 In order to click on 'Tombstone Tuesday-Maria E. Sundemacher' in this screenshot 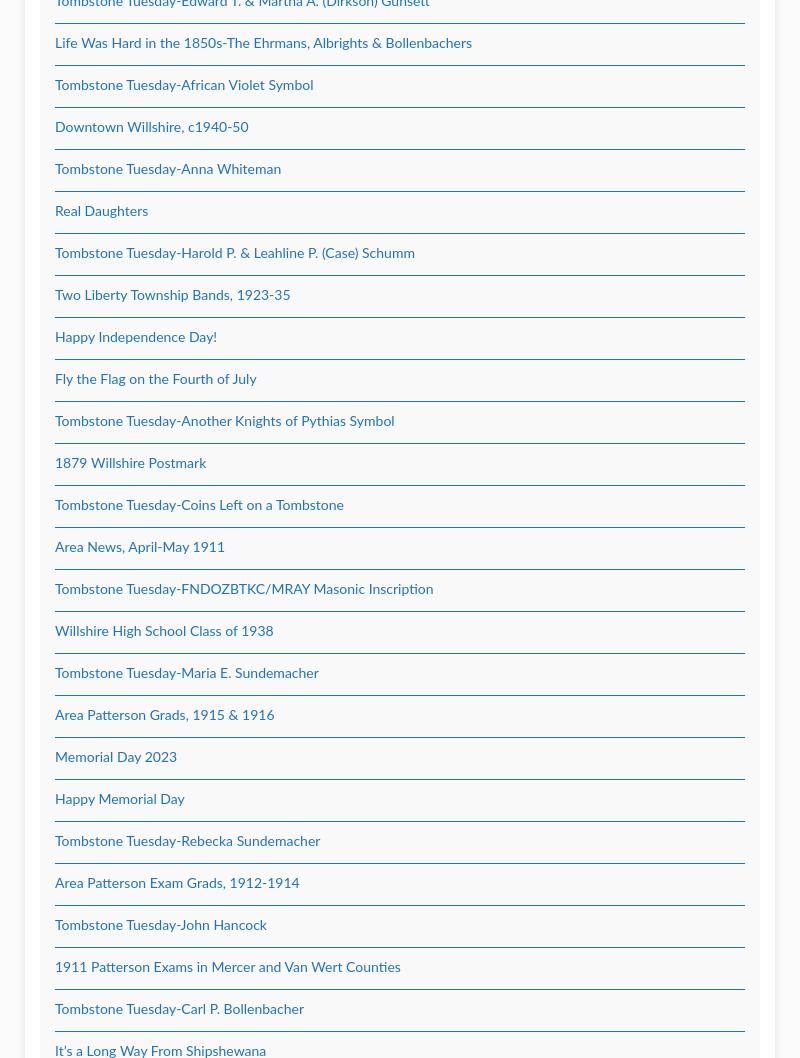, I will do `click(185, 673)`.